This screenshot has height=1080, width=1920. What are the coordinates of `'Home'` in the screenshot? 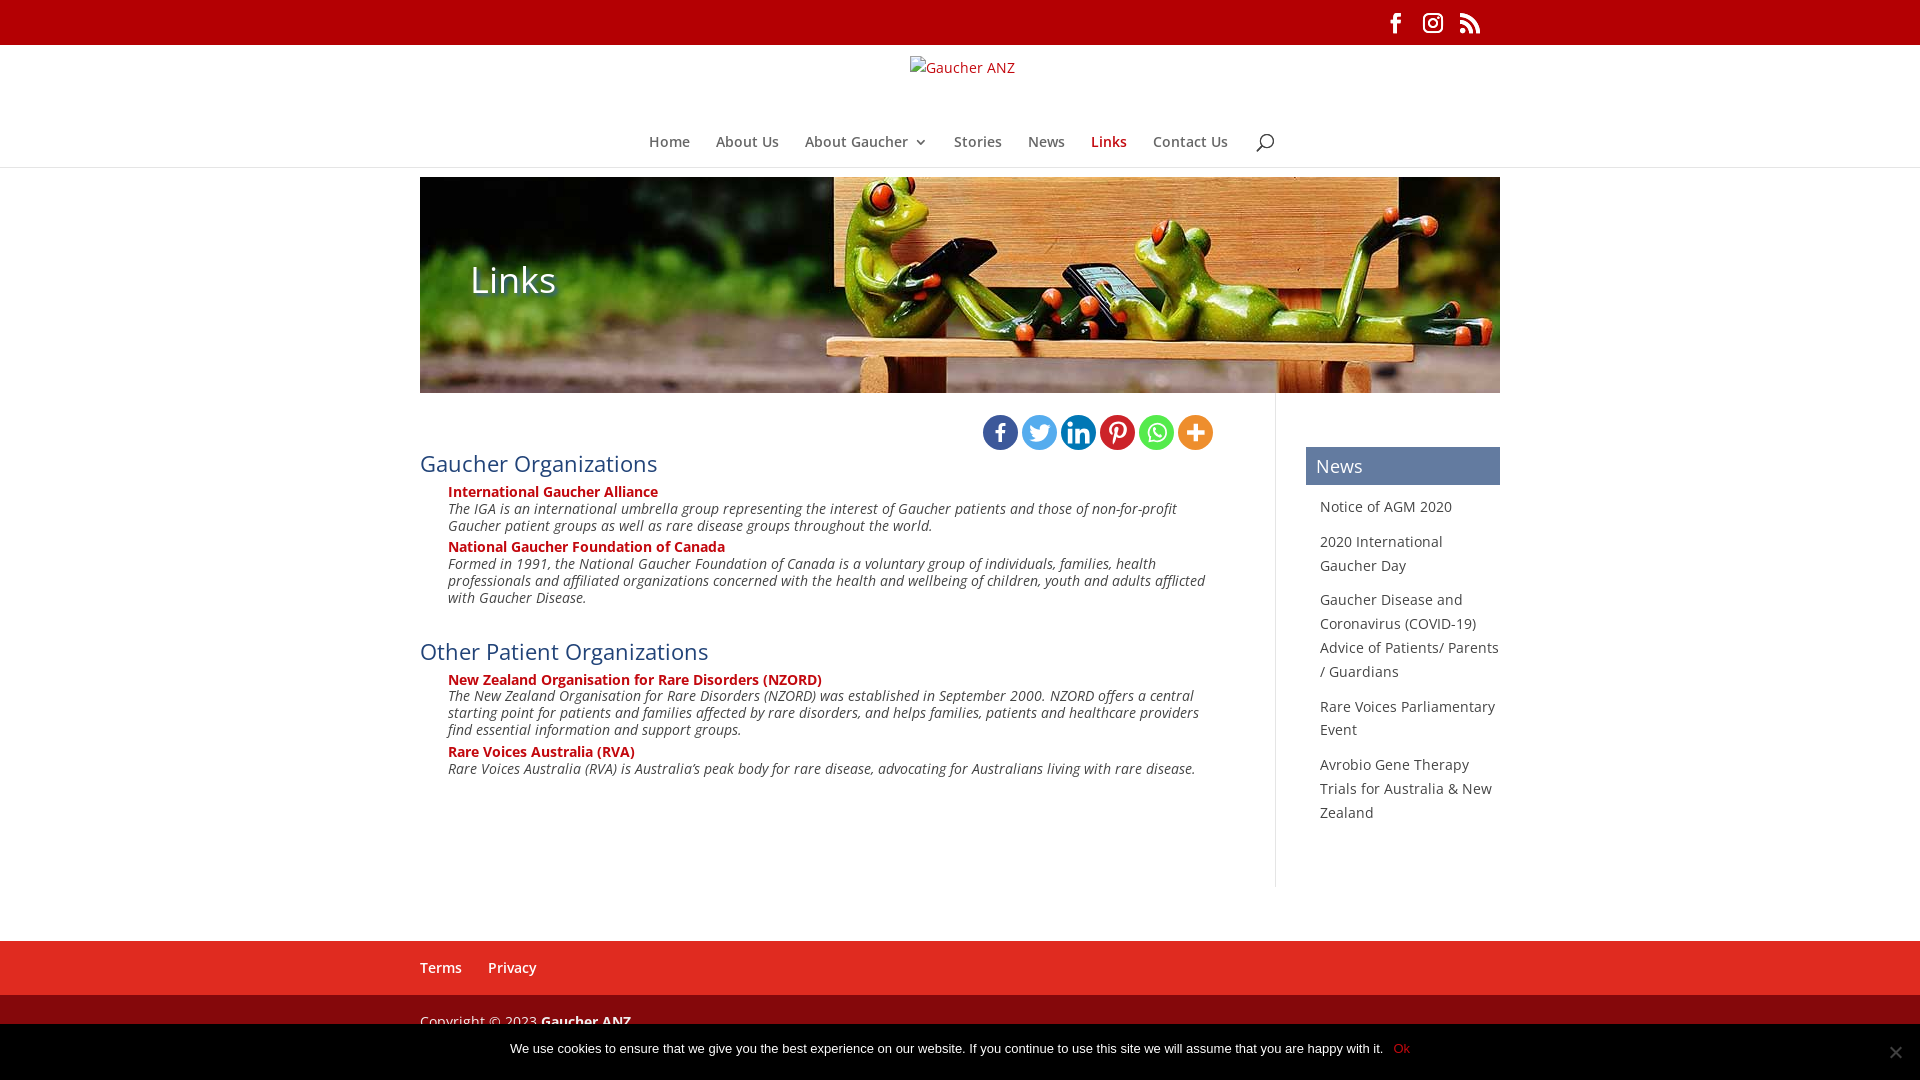 It's located at (668, 149).